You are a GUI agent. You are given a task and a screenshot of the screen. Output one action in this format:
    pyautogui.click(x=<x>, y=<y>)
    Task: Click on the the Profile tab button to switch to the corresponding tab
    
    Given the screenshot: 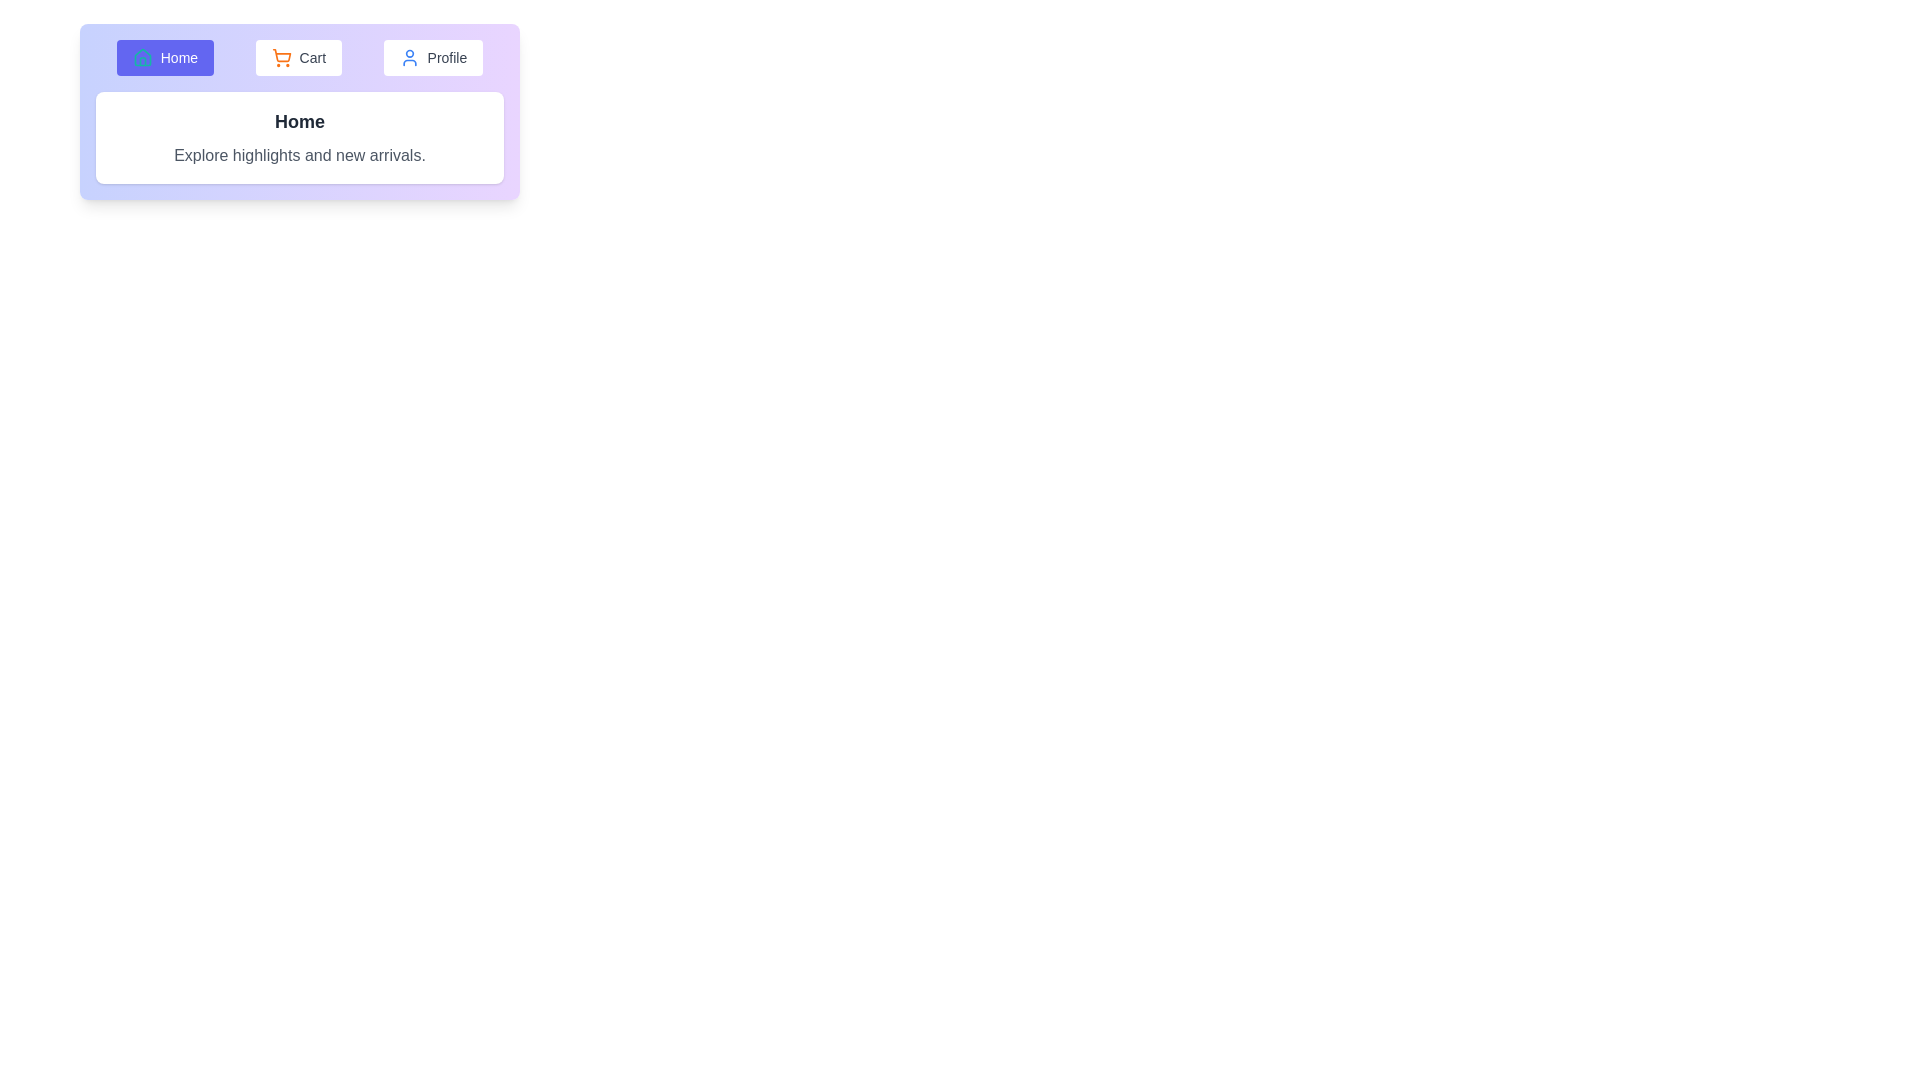 What is the action you would take?
    pyautogui.click(x=431, y=56)
    